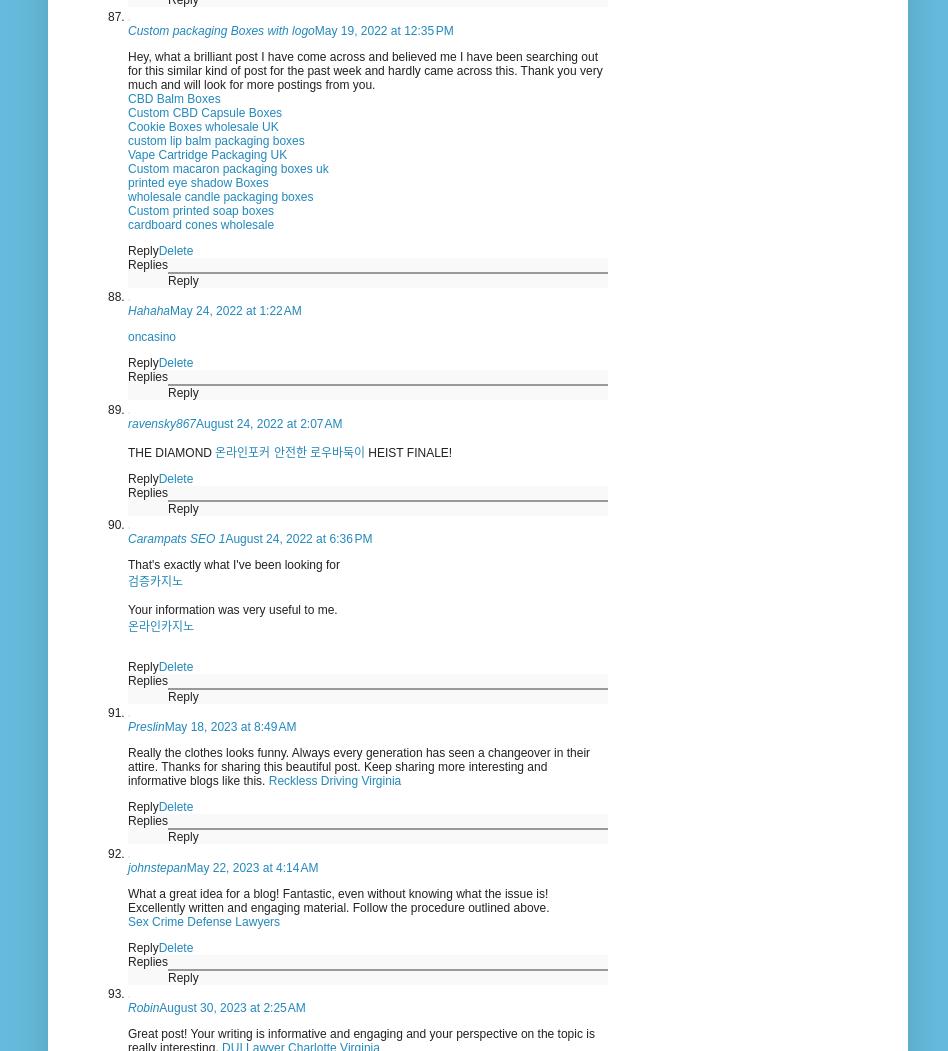 The image size is (948, 1051). Describe the element at coordinates (172, 97) in the screenshot. I see `'CBD Balm Boxes'` at that location.